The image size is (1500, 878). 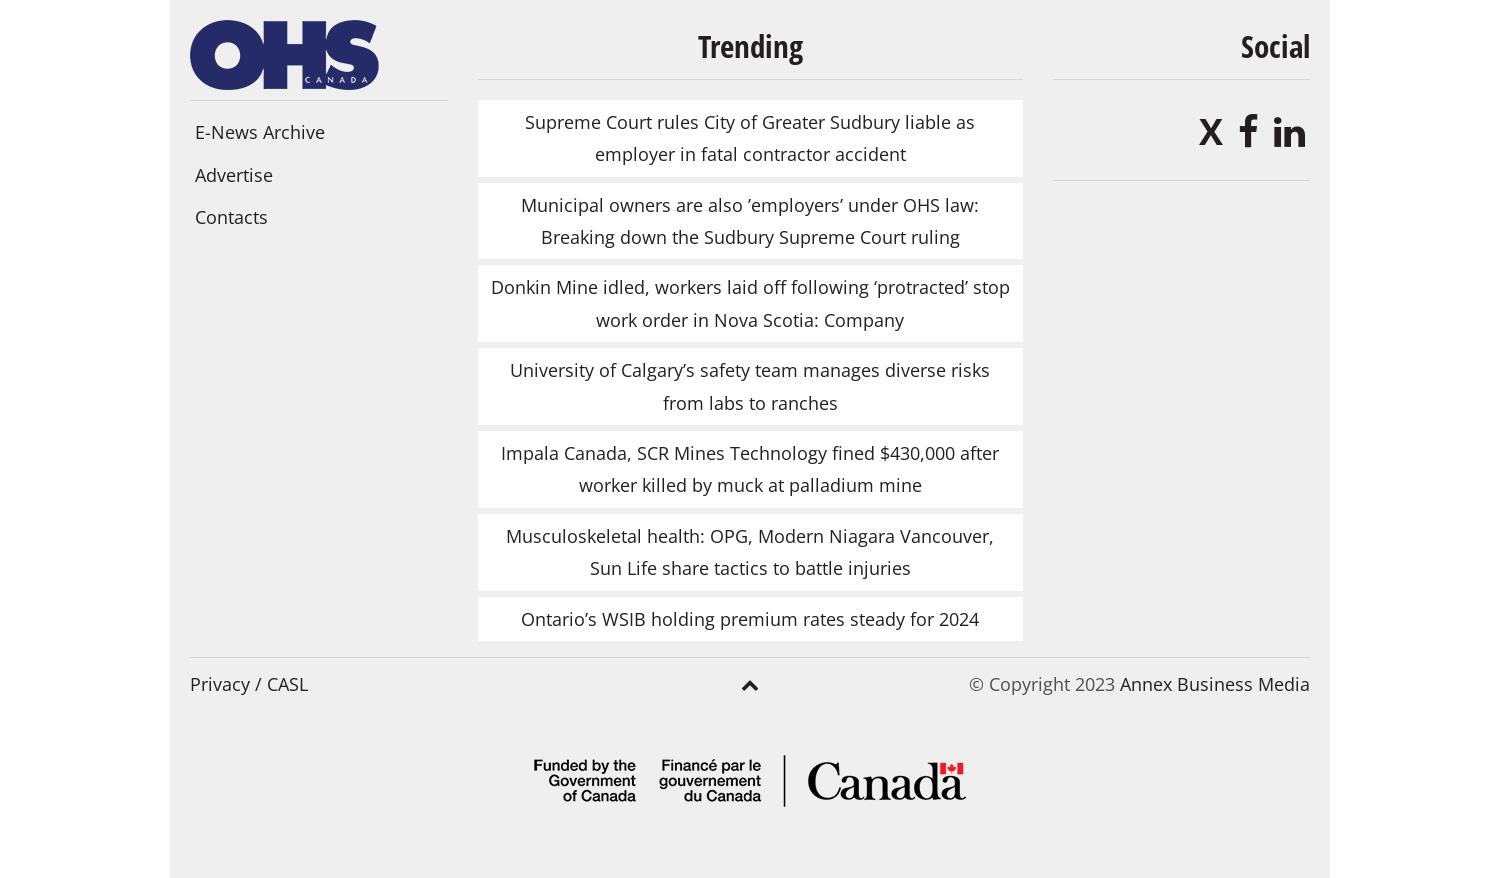 I want to click on 'Musculoskeletal health: OPG, Modern Niagara Vancouver, Sun Life share tactics to battle injuries', so click(x=750, y=550).